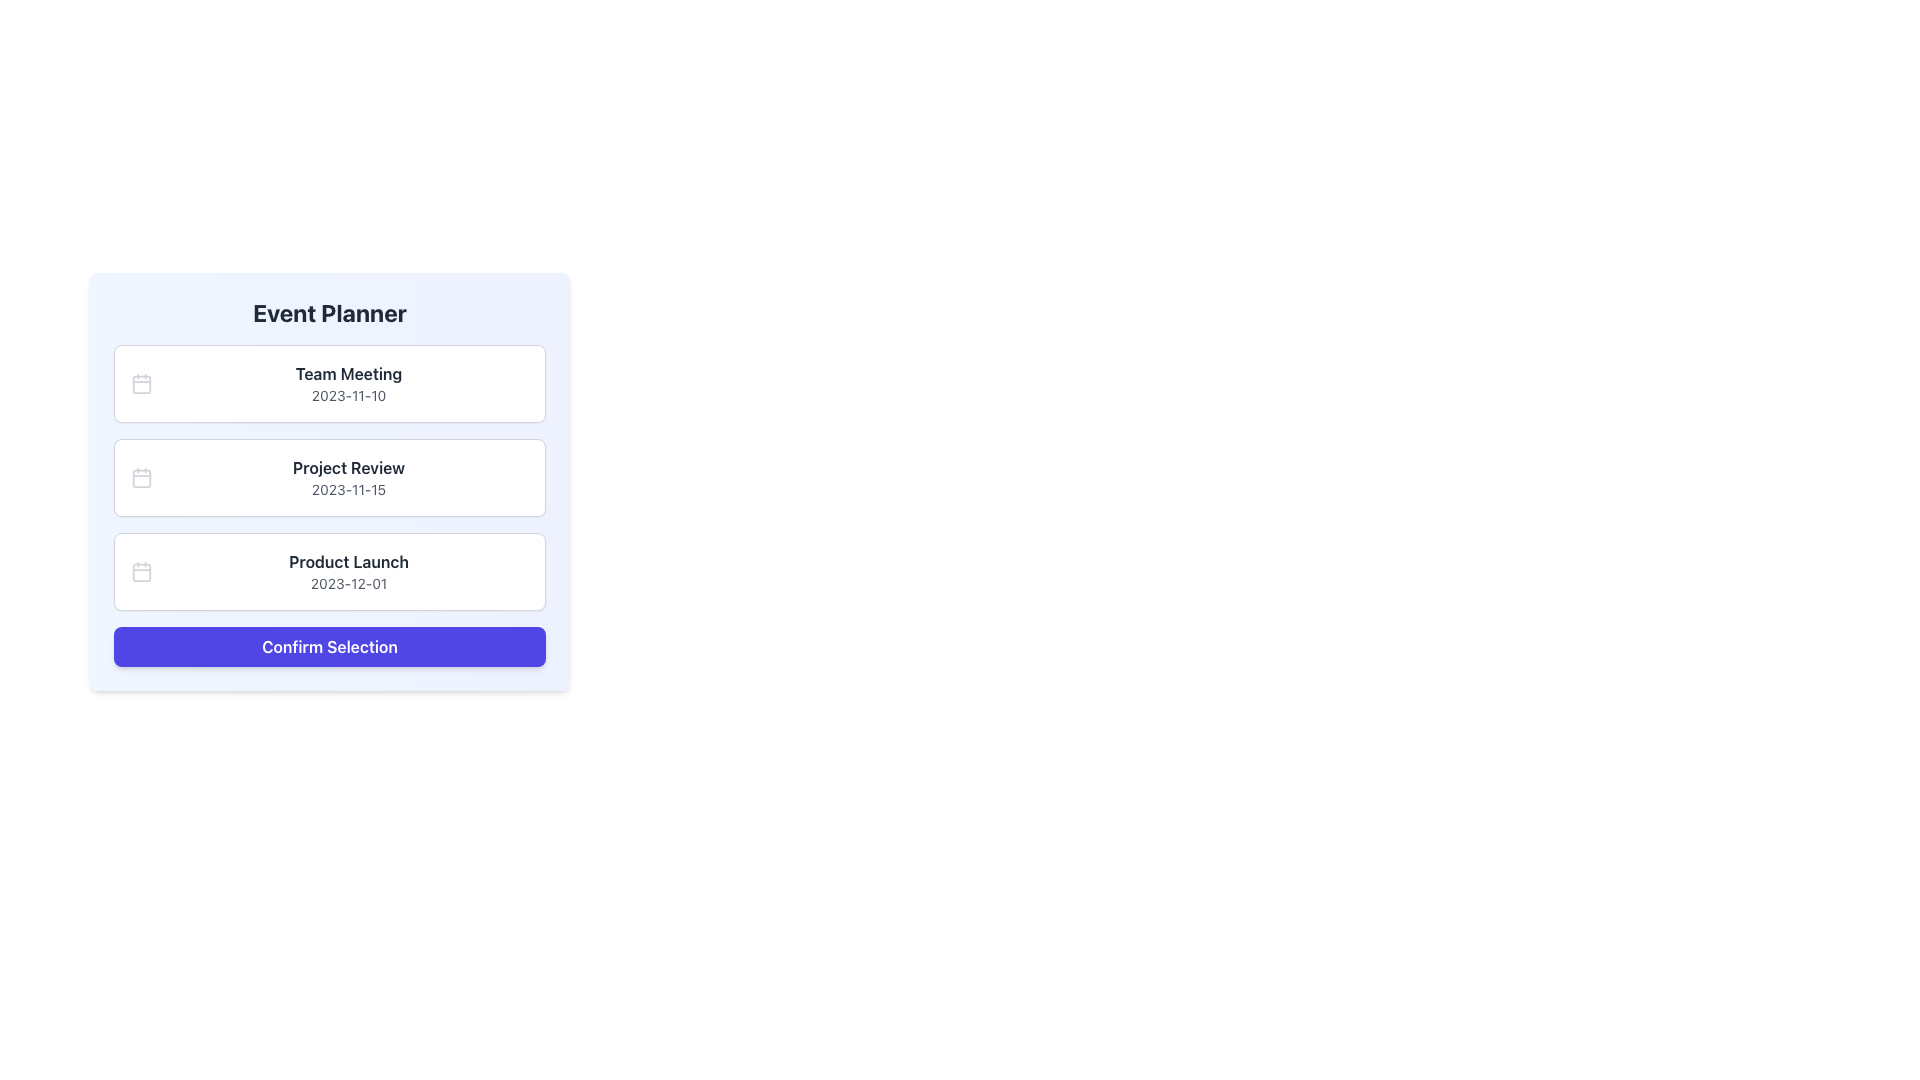 Image resolution: width=1920 pixels, height=1080 pixels. I want to click on the text label that serves as the title for the event listing in the first item of the 'Event Planner' panel, which is located centrally above the date '2023-11-10', so click(349, 374).